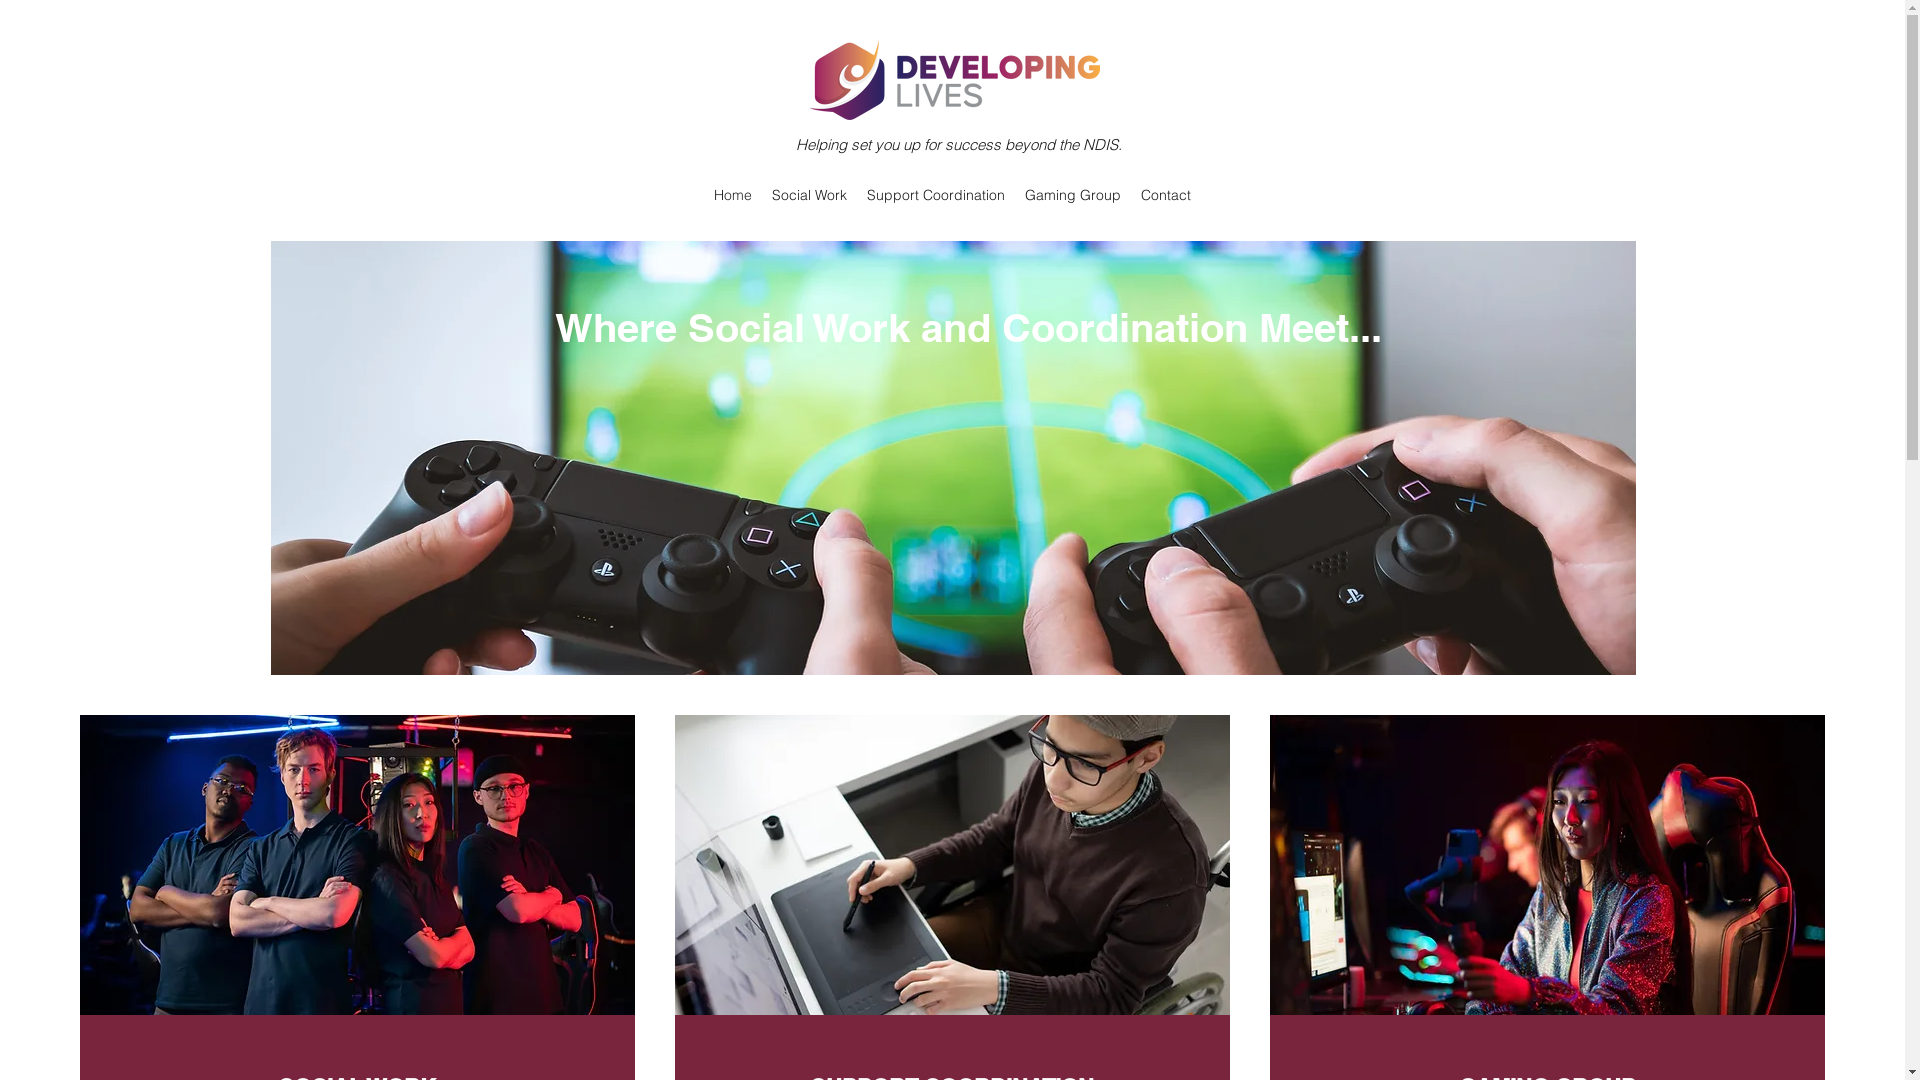 This screenshot has height=1080, width=1920. I want to click on 'Gaming Group', so click(1072, 195).